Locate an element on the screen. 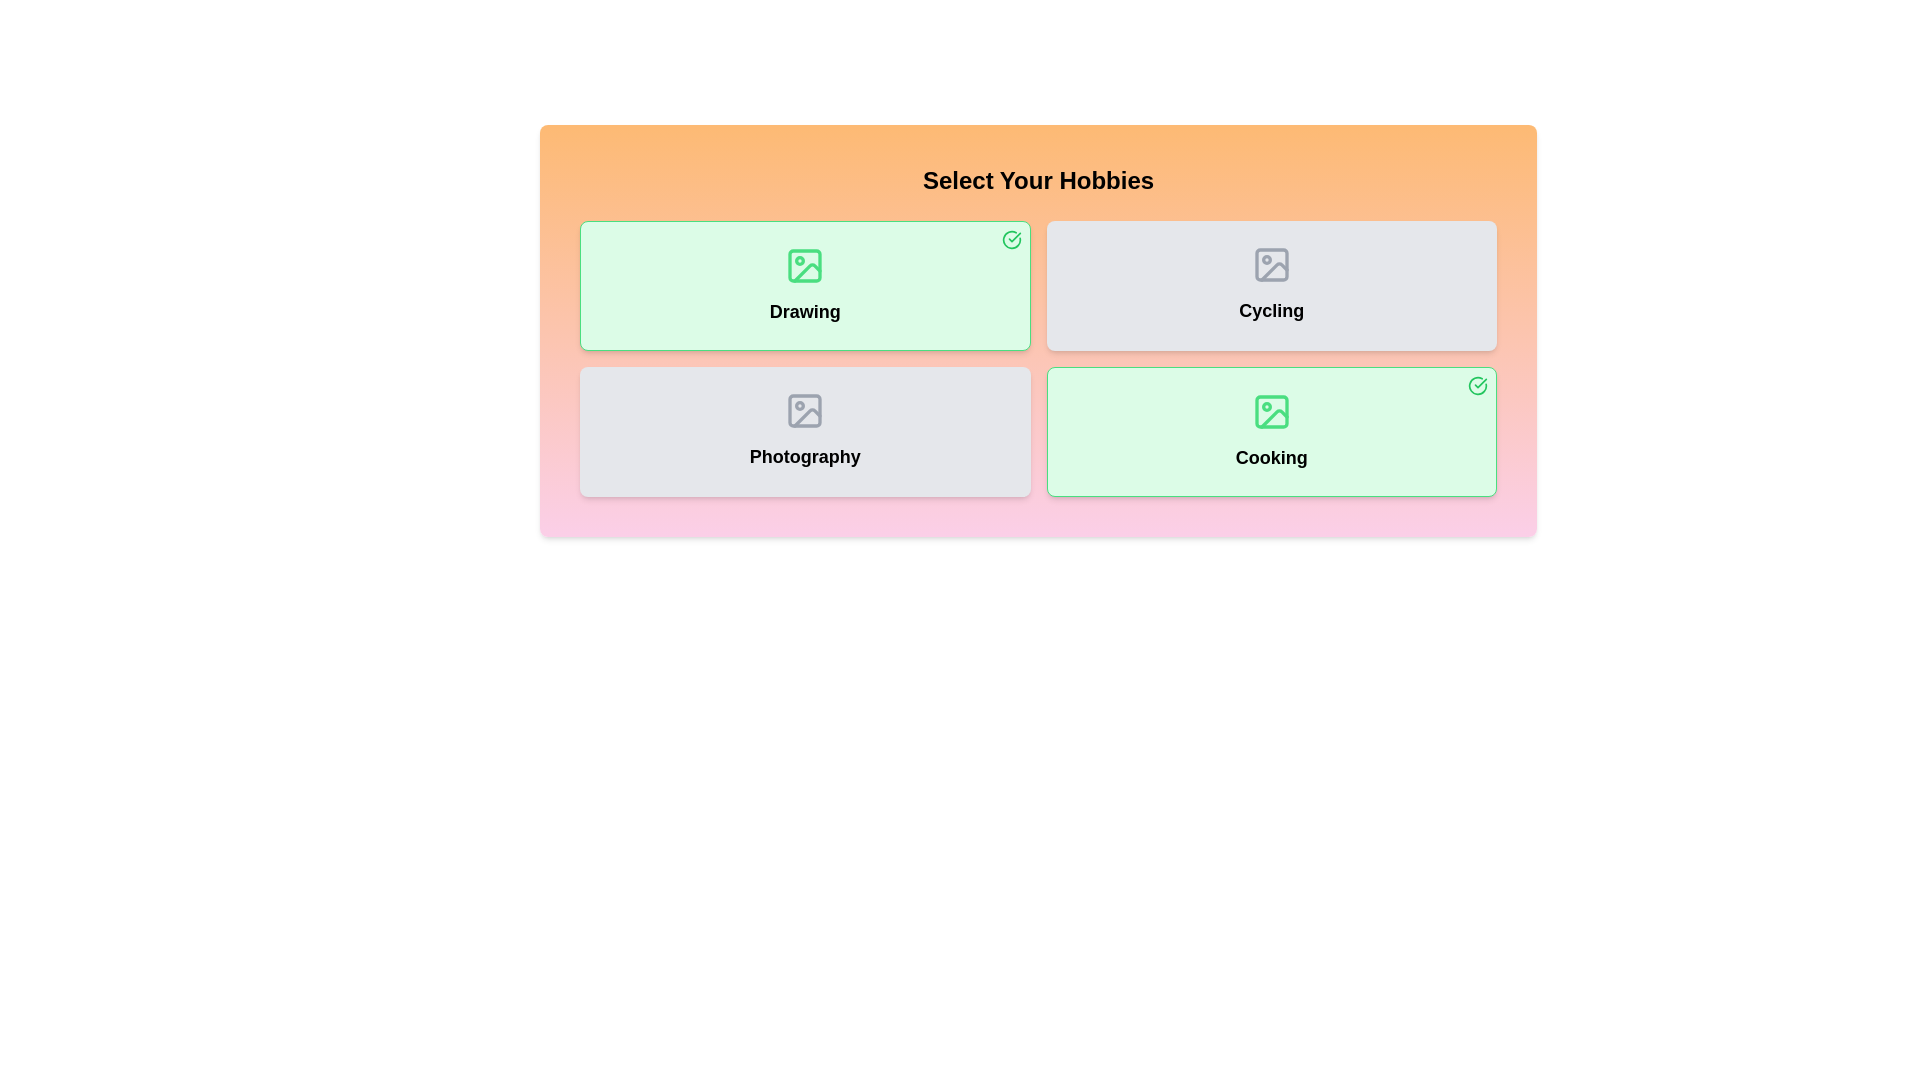 Image resolution: width=1920 pixels, height=1080 pixels. the hobby Cycling by clicking on its card is located at coordinates (1270, 285).